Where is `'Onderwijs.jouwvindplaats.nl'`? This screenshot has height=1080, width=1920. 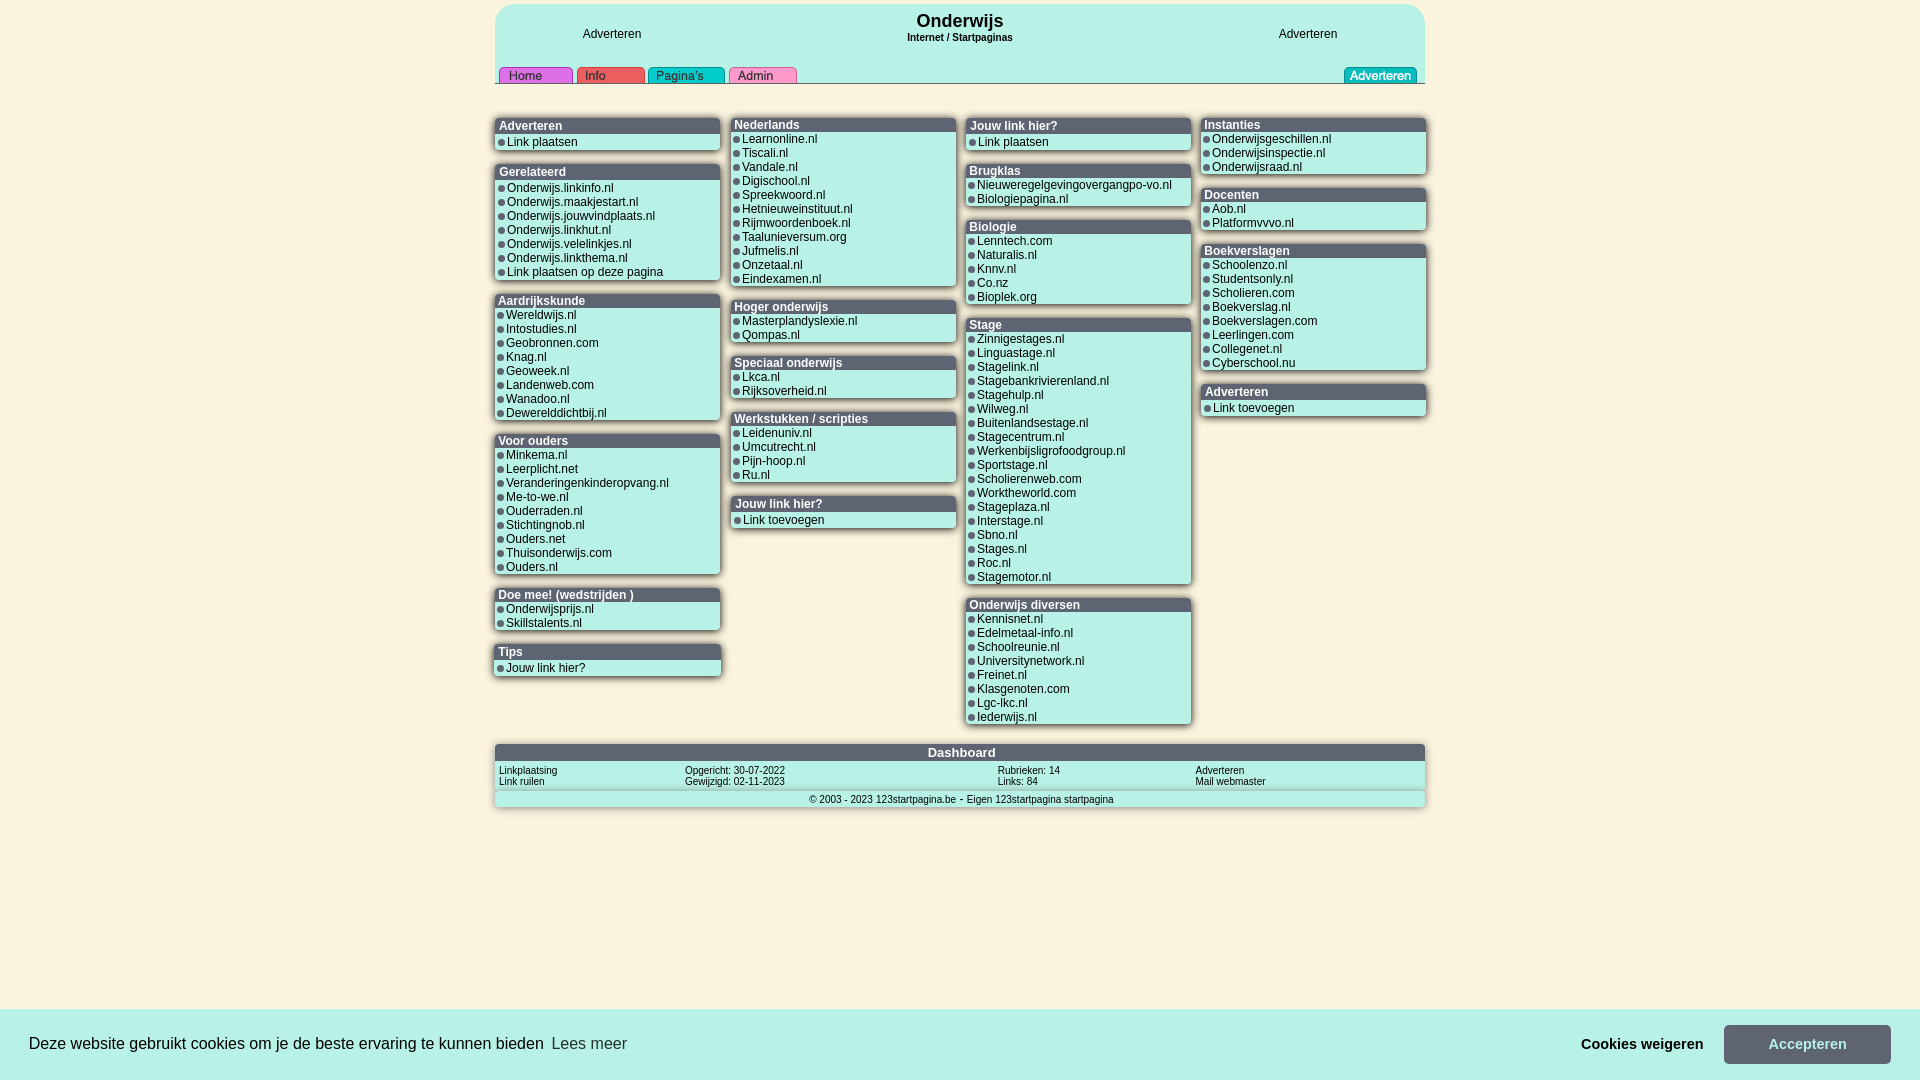 'Onderwijs.jouwvindplaats.nl' is located at coordinates (579, 216).